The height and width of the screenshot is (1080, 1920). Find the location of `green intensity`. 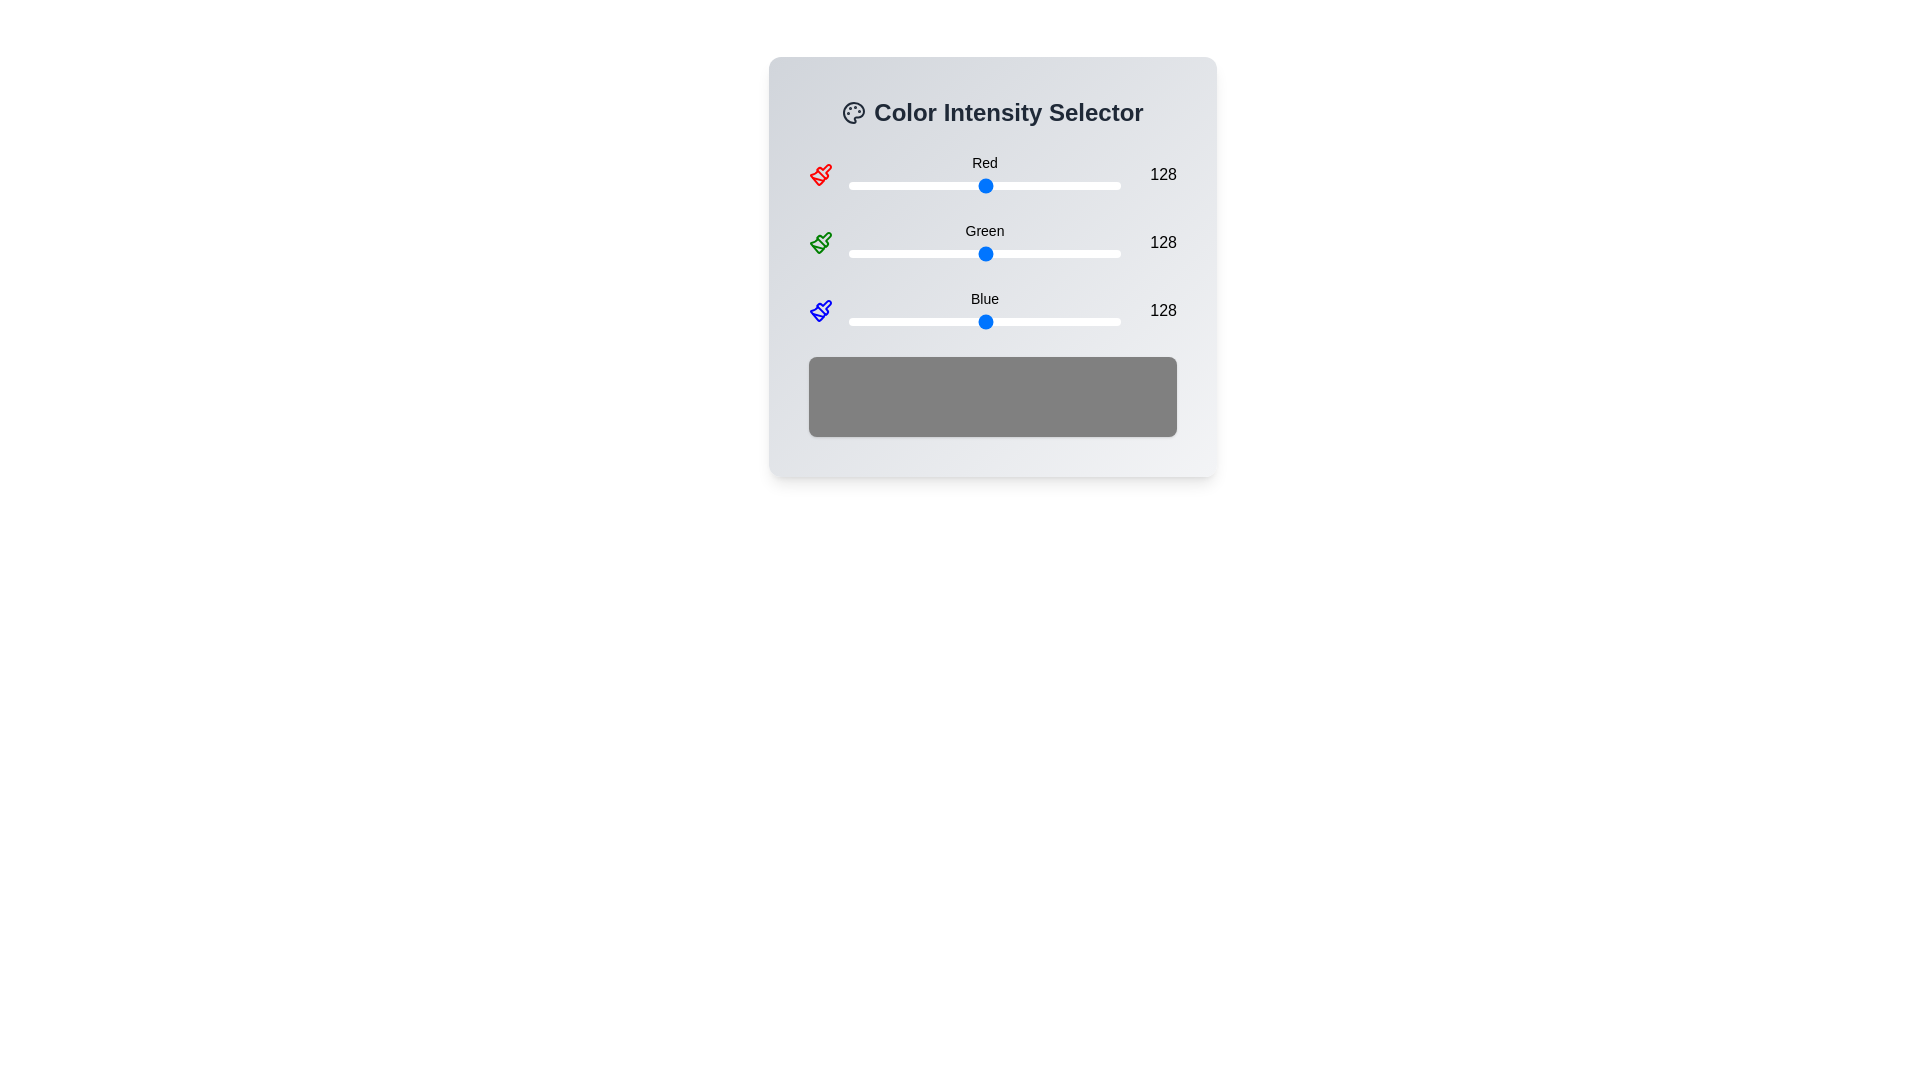

green intensity is located at coordinates (964, 253).